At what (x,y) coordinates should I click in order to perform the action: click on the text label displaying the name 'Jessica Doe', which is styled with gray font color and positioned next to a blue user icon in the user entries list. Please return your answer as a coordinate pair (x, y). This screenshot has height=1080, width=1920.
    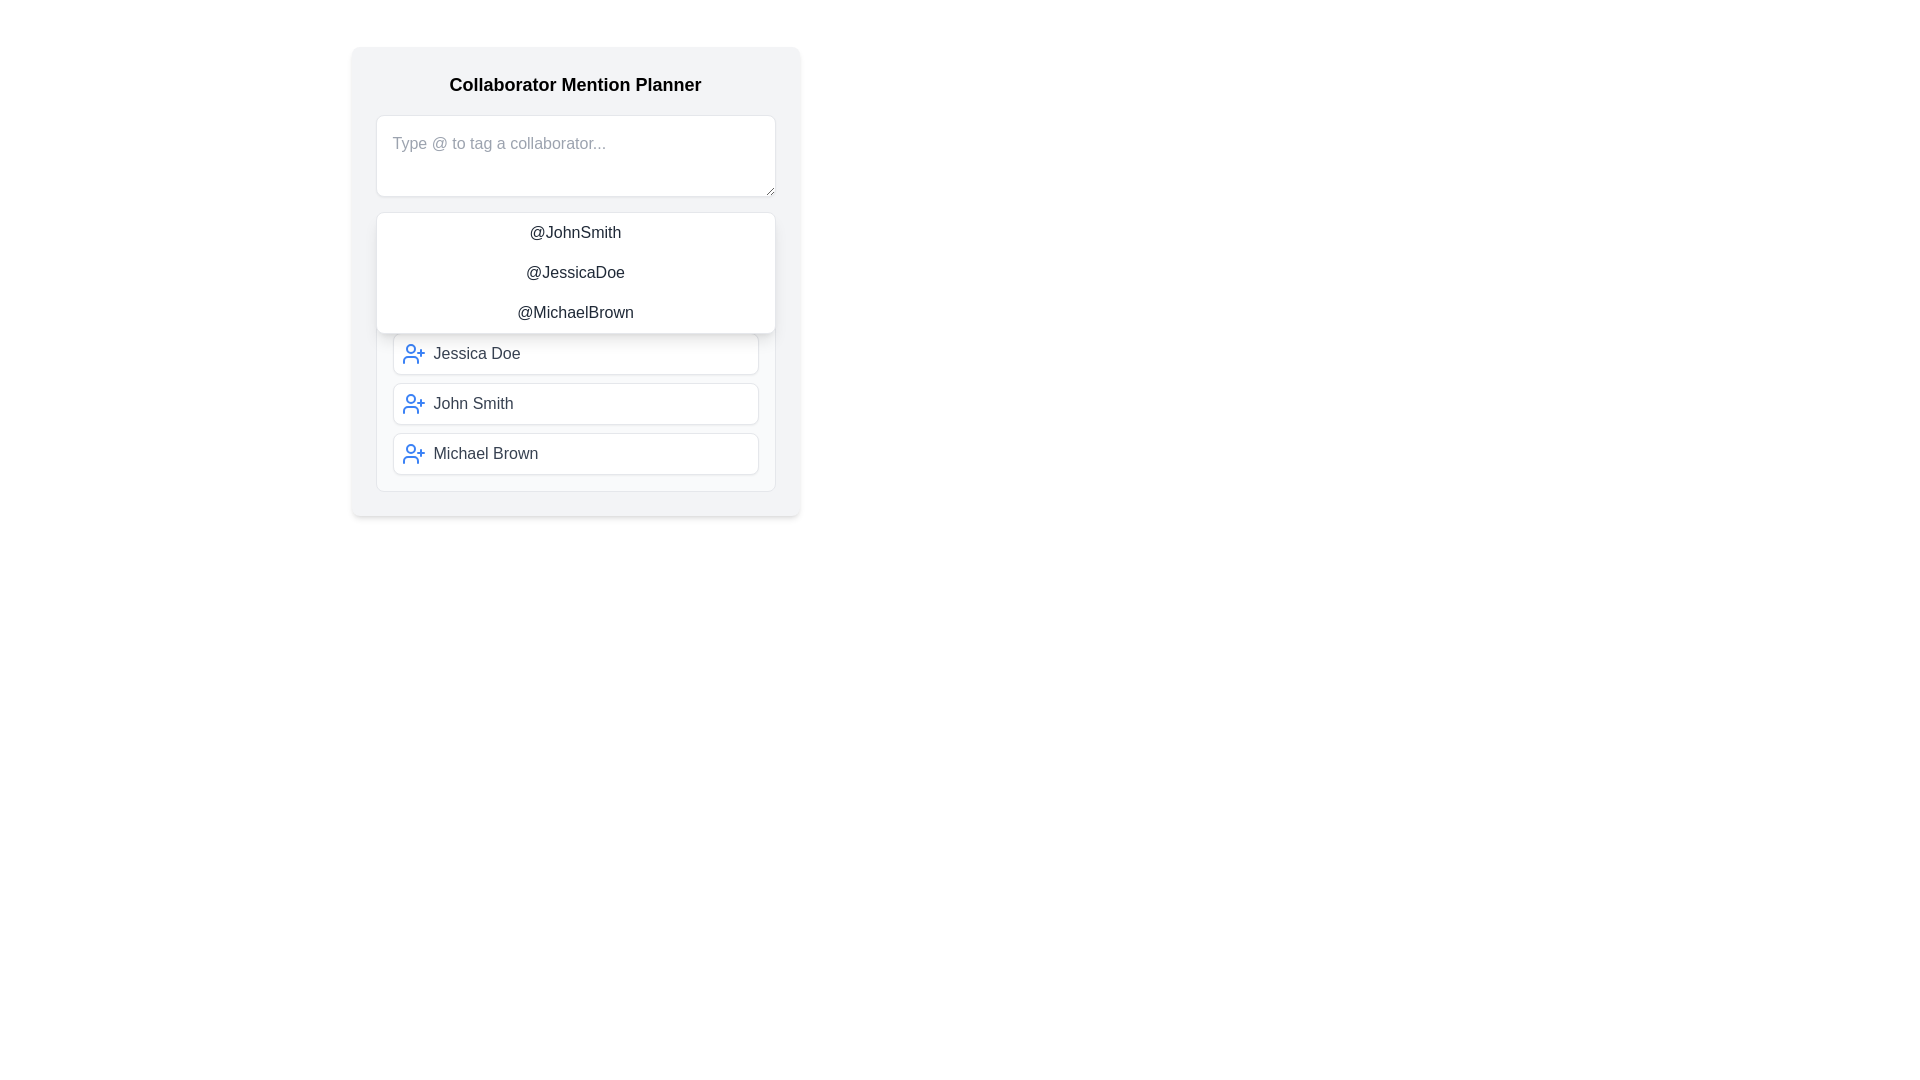
    Looking at the image, I should click on (475, 353).